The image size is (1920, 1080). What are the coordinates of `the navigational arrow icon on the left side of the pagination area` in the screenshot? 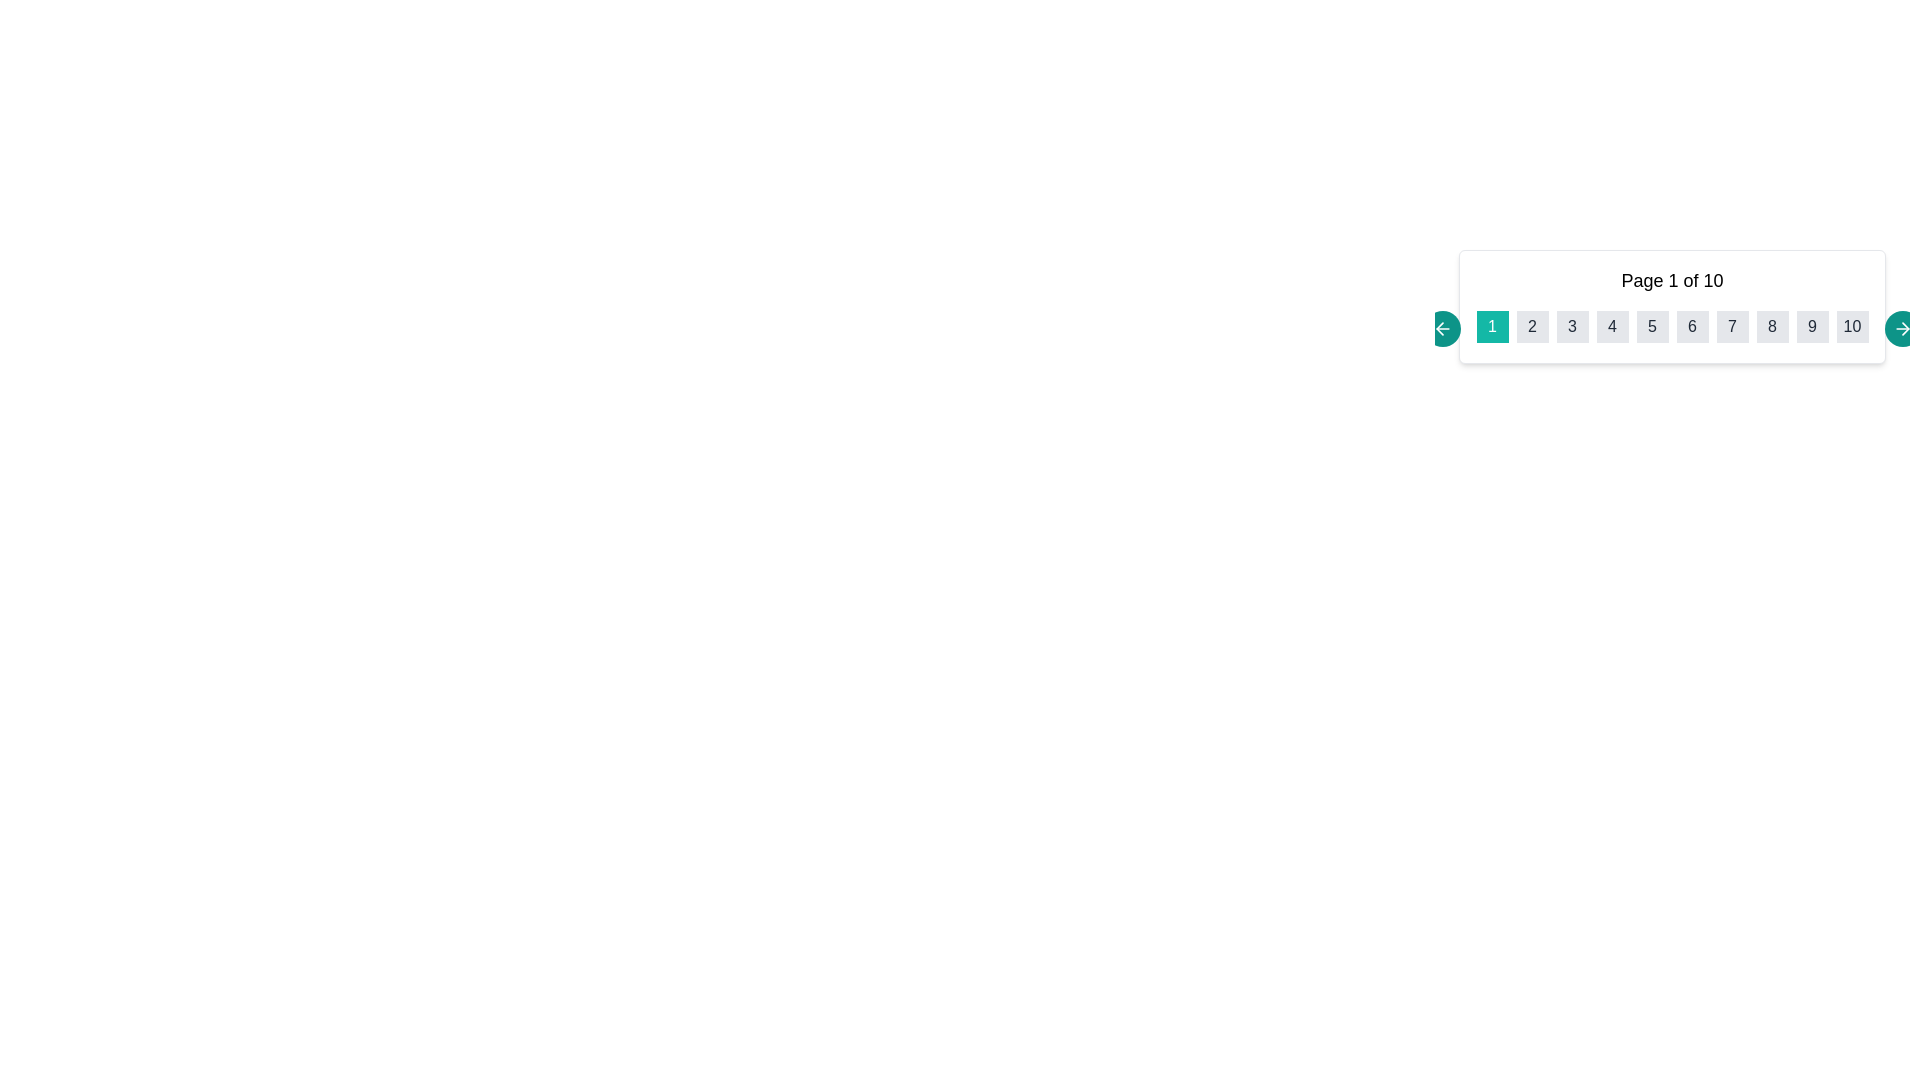 It's located at (1438, 327).